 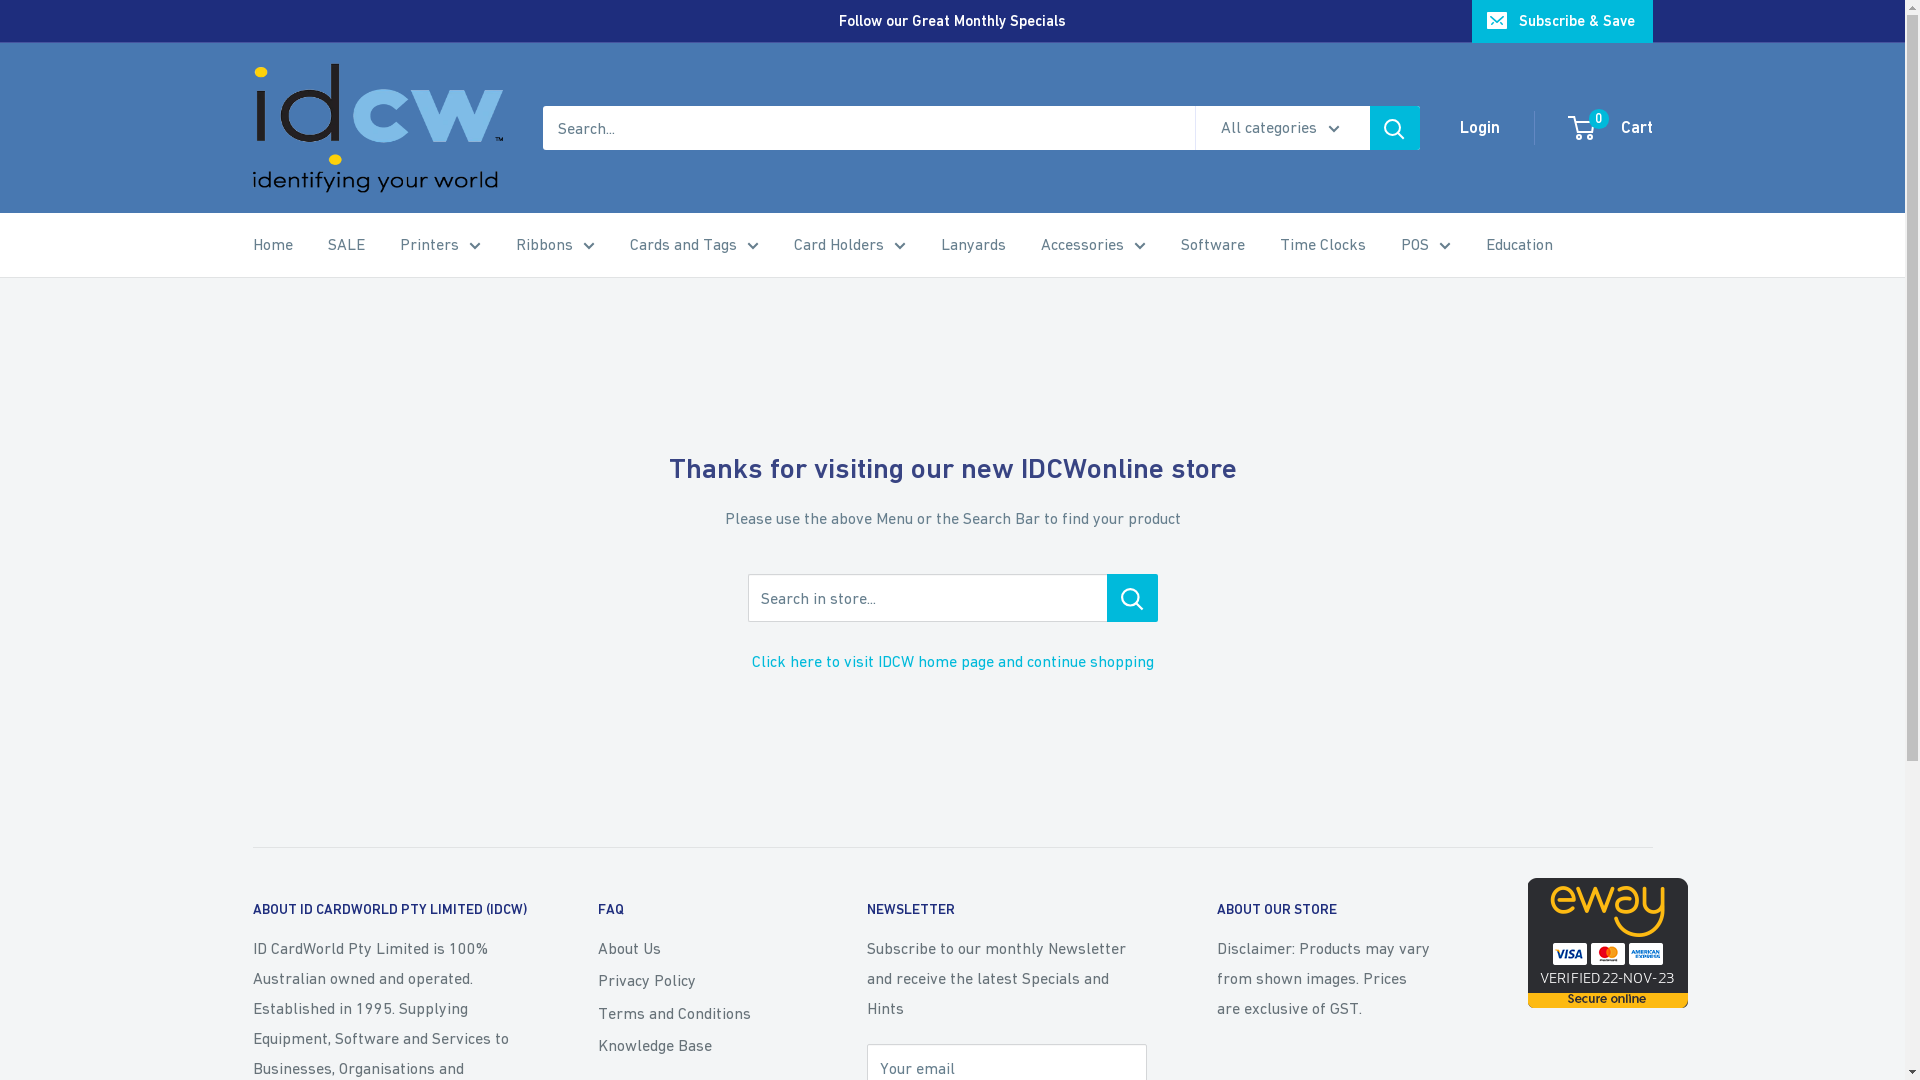 I want to click on 'Subscribe & Save', so click(x=1472, y=20).